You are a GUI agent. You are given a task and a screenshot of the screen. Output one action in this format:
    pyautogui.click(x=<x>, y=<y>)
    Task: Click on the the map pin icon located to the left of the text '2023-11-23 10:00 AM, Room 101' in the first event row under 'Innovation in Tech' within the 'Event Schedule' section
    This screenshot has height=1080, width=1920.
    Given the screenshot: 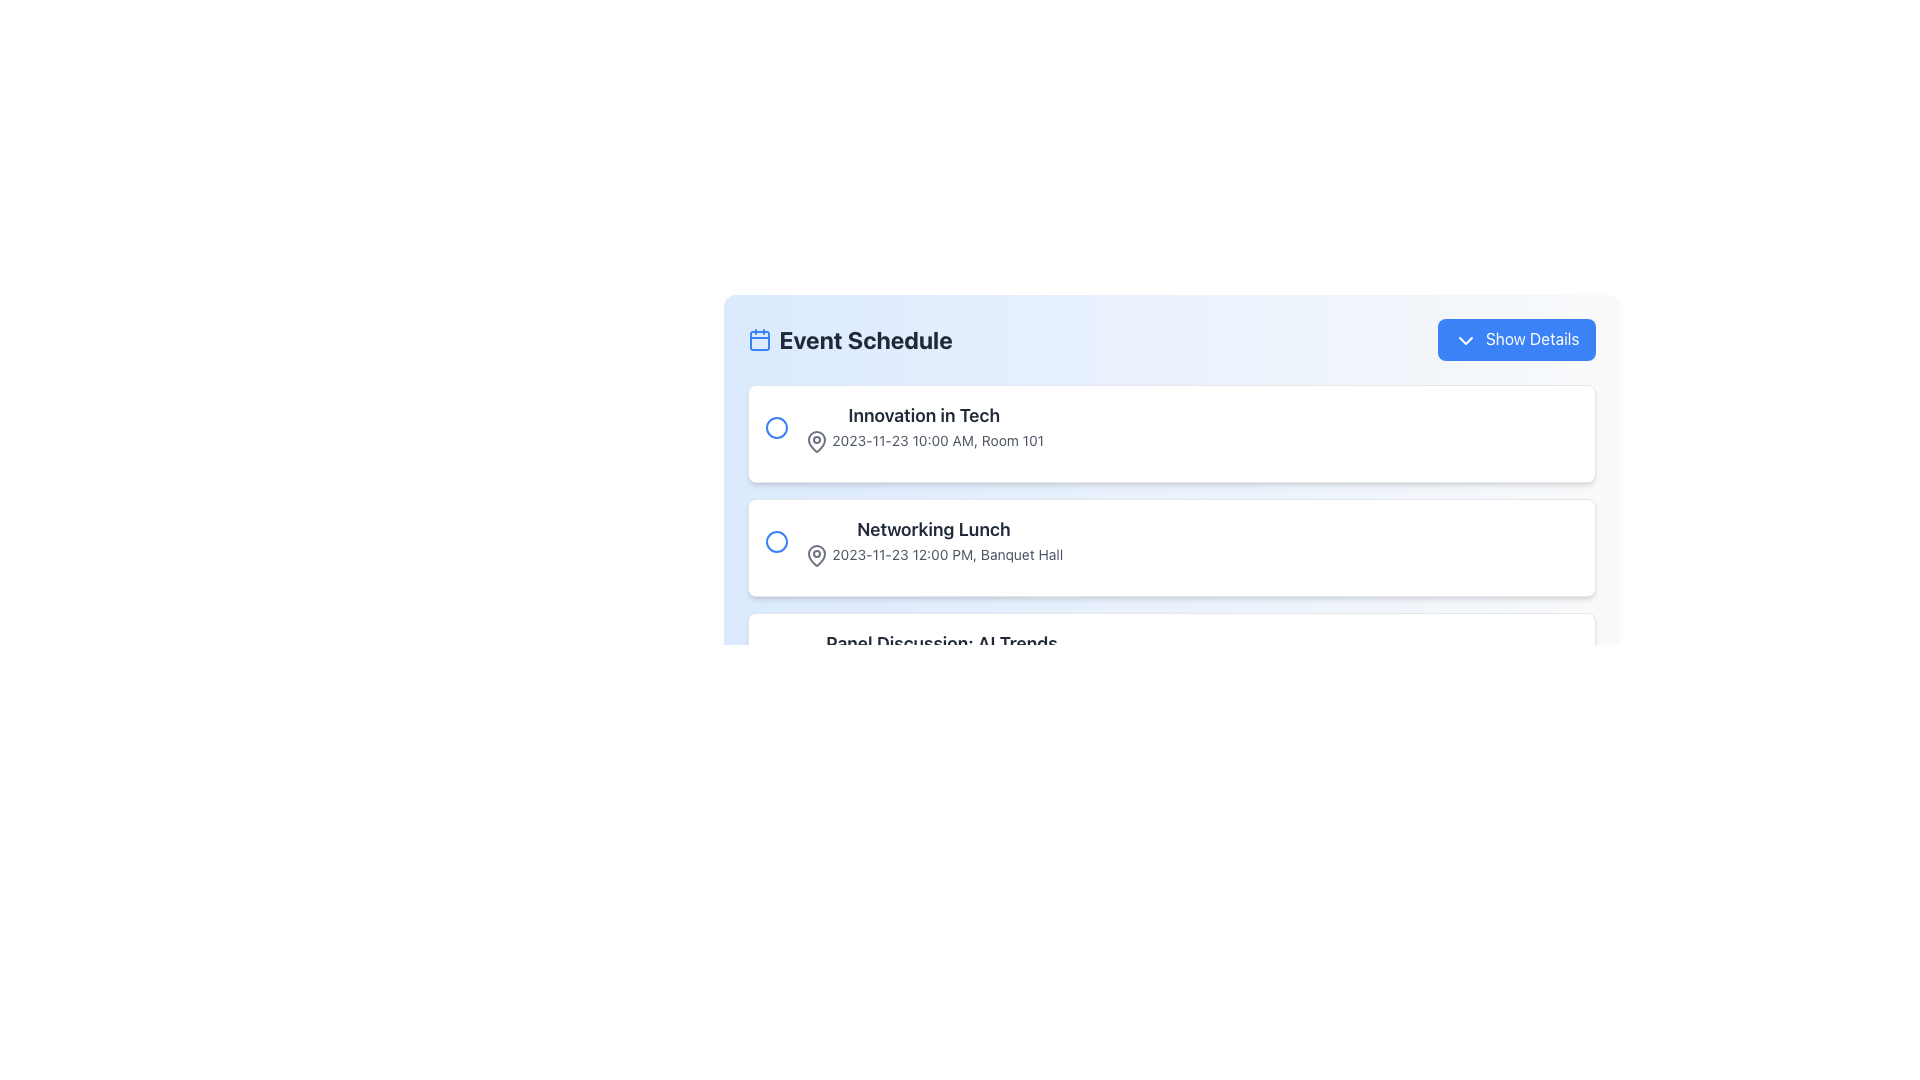 What is the action you would take?
    pyautogui.click(x=816, y=440)
    